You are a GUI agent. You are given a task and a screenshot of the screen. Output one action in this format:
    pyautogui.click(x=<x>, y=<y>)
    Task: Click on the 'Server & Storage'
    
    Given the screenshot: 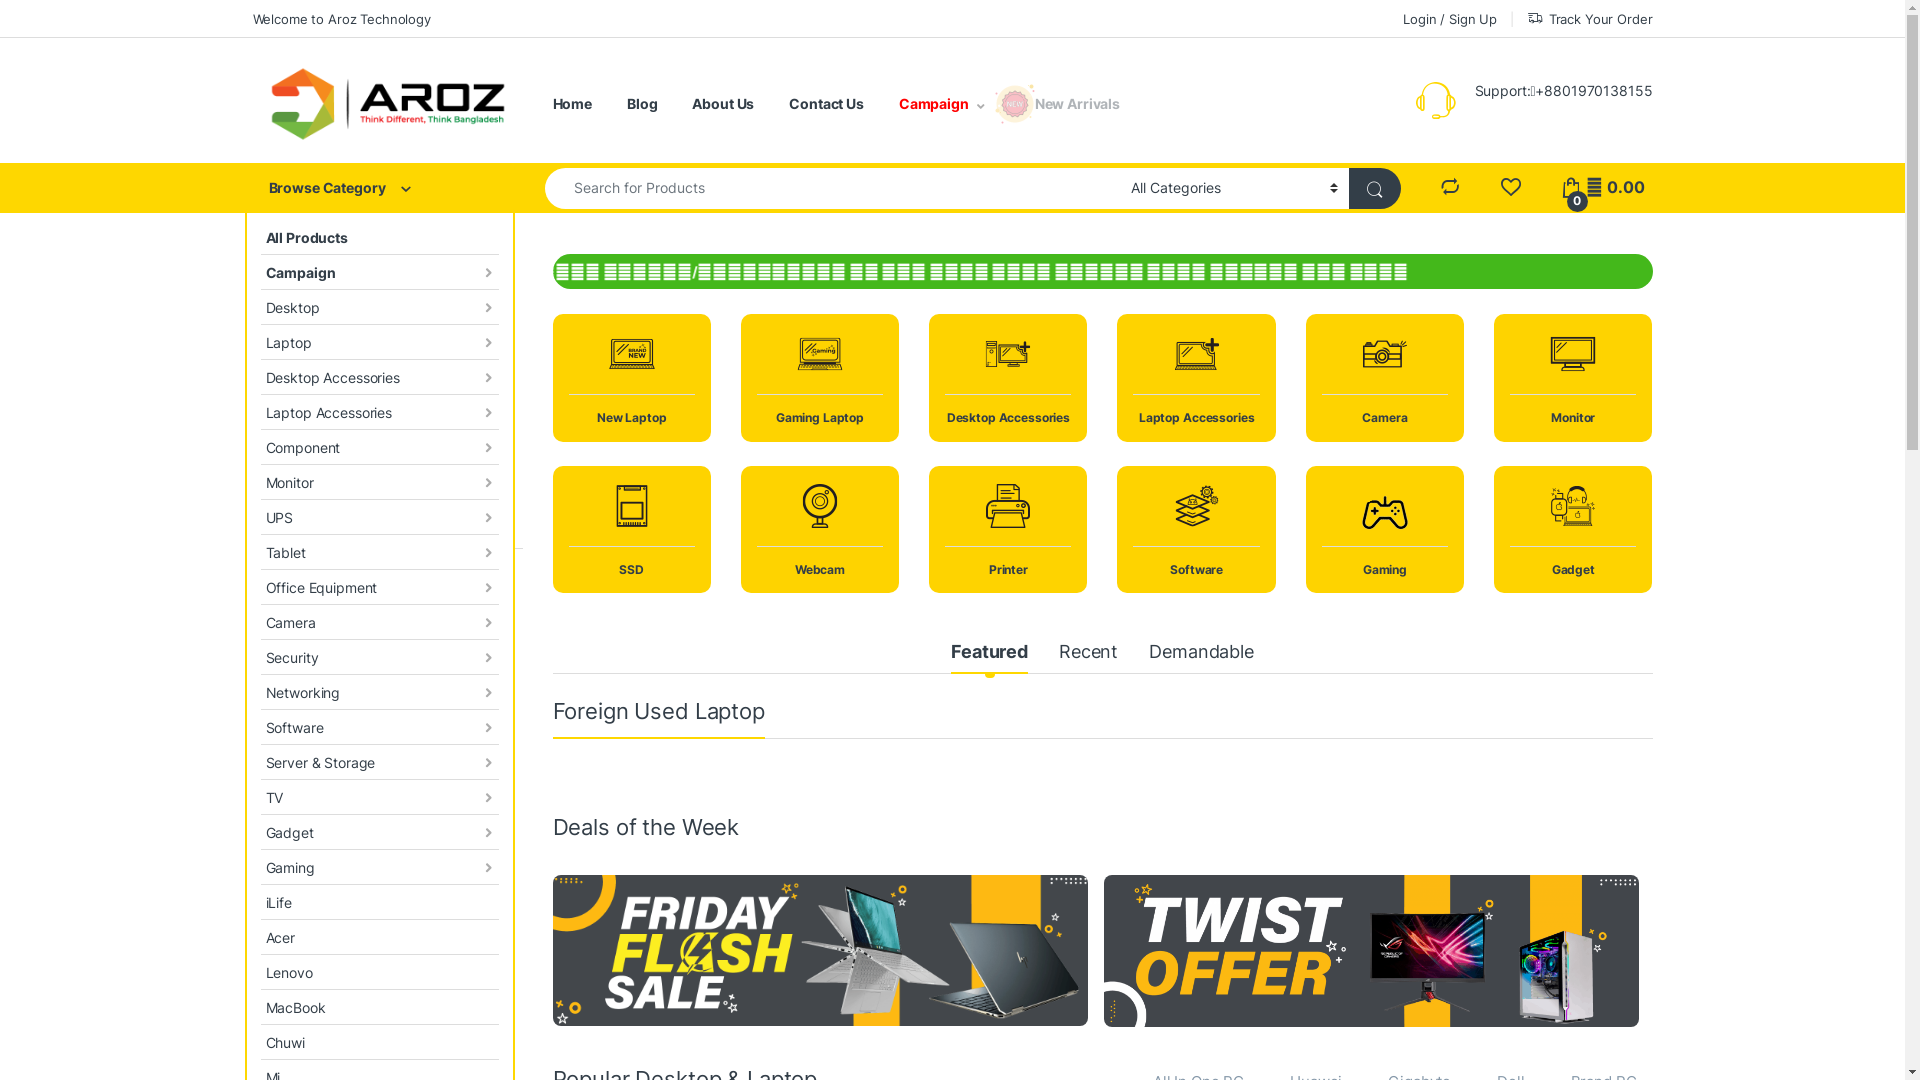 What is the action you would take?
    pyautogui.click(x=258, y=762)
    